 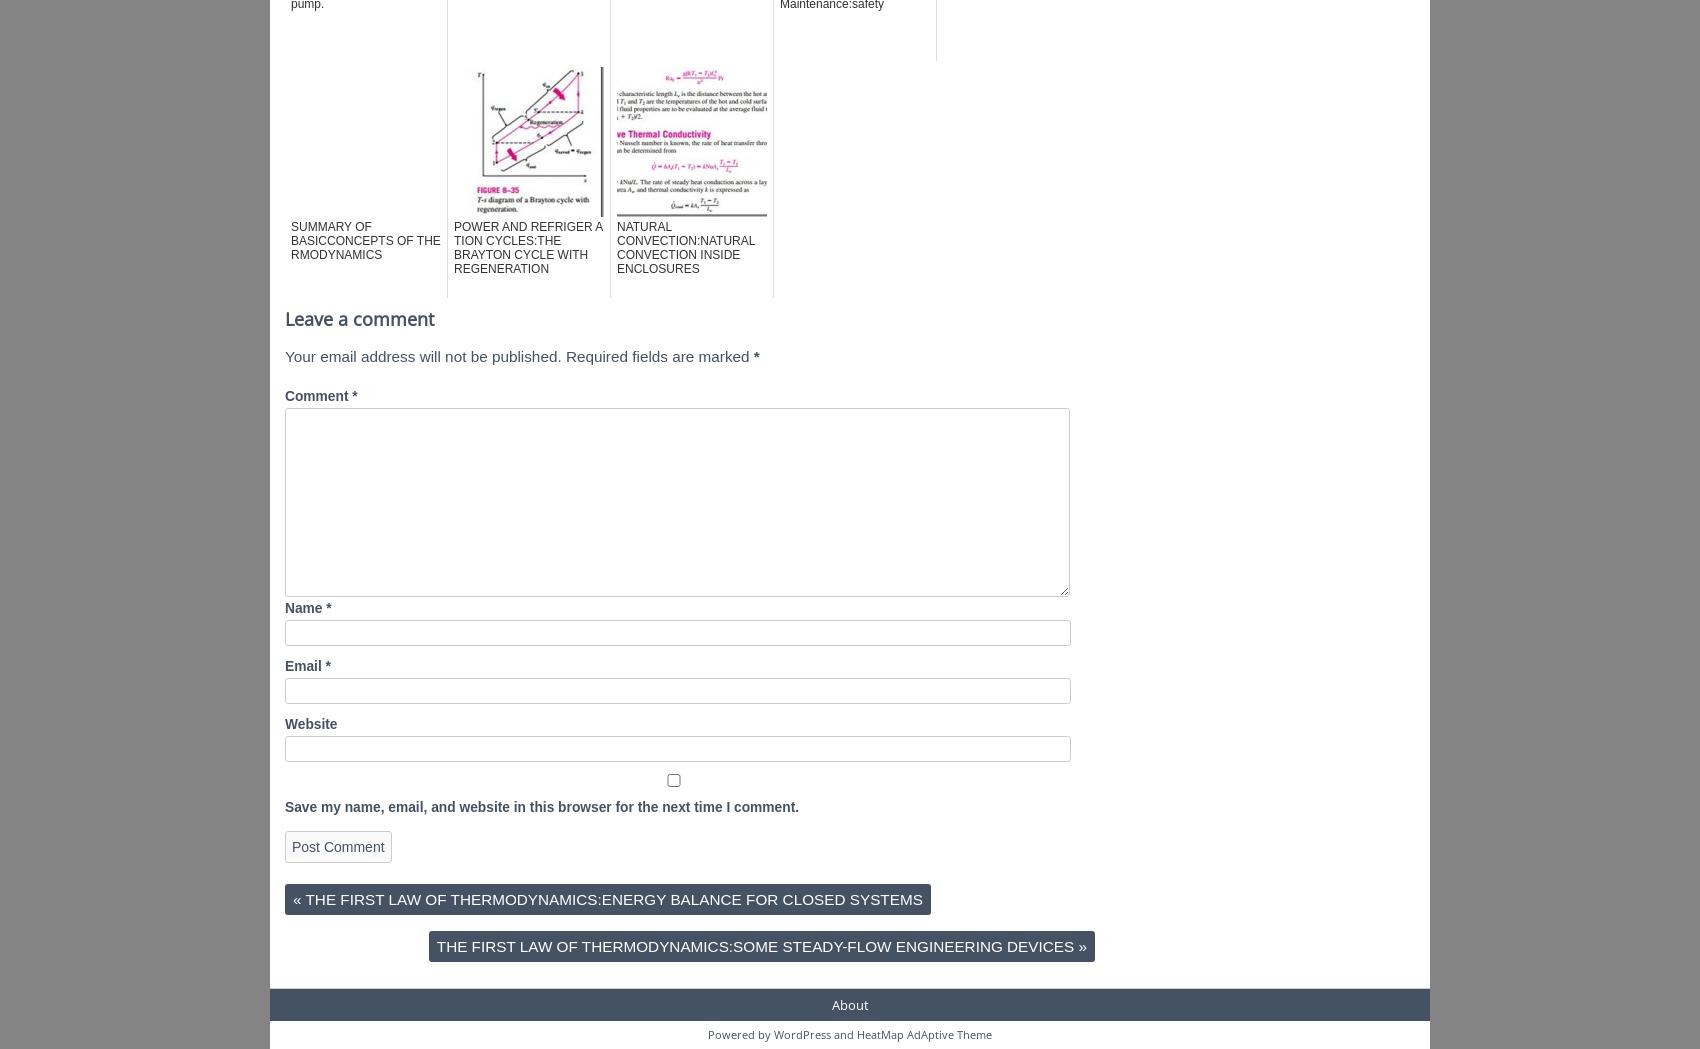 What do you see at coordinates (358, 317) in the screenshot?
I see `'Leave a comment'` at bounding box center [358, 317].